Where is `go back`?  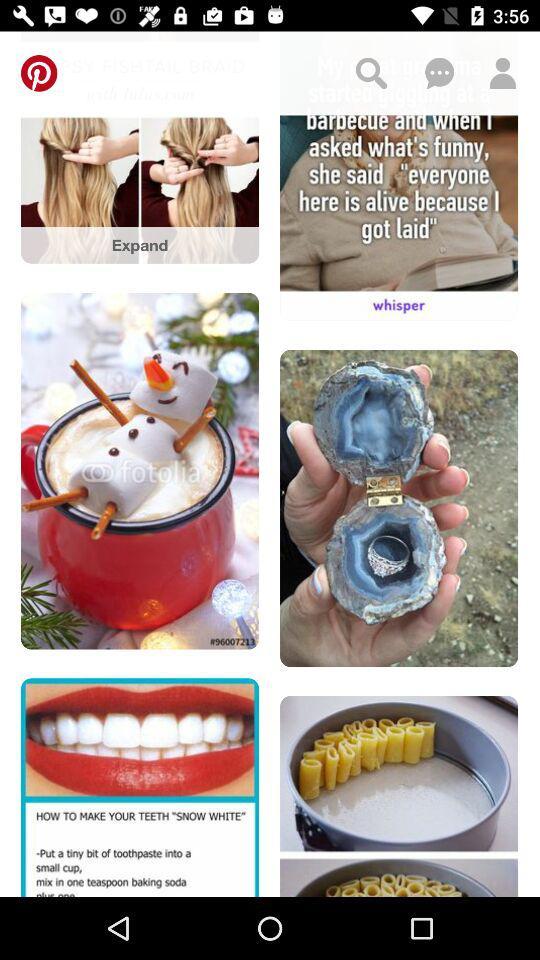 go back is located at coordinates (39, 73).